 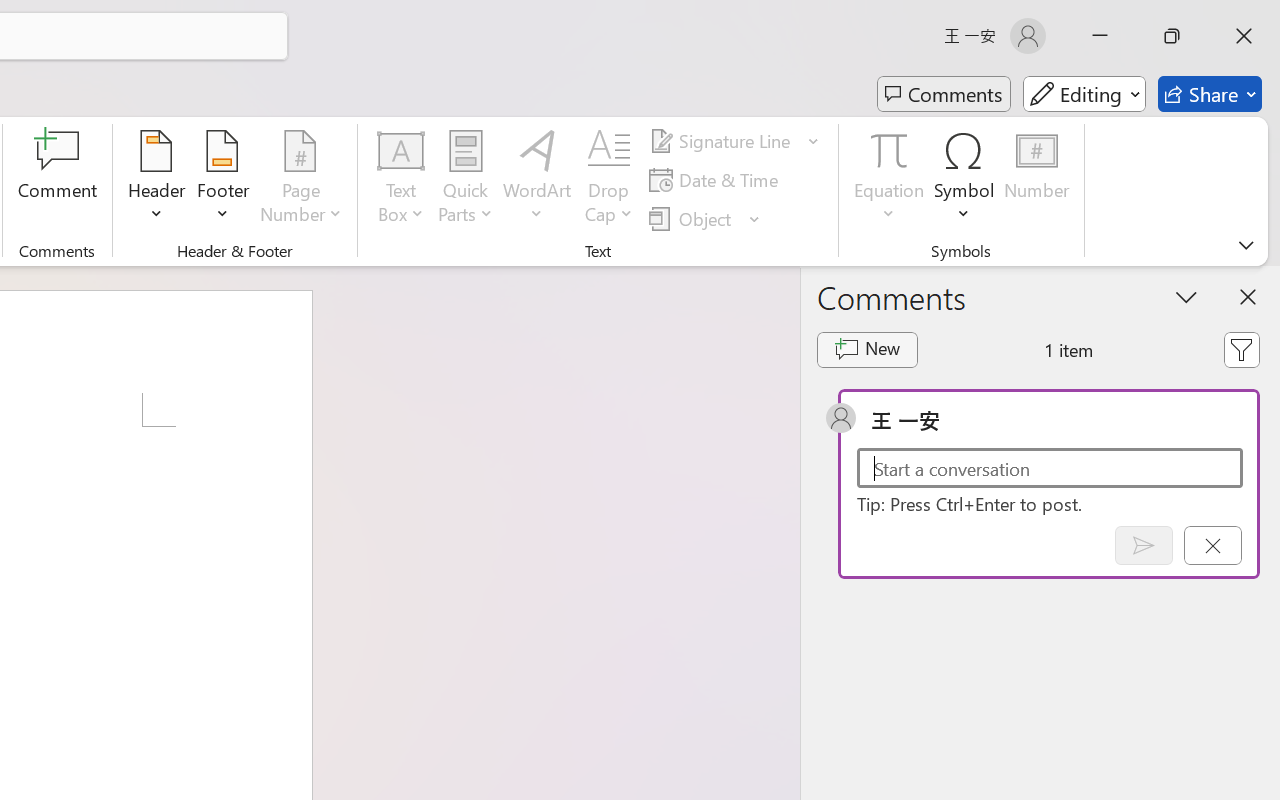 What do you see at coordinates (1143, 545) in the screenshot?
I see `'Post comment (Ctrl + Enter)'` at bounding box center [1143, 545].